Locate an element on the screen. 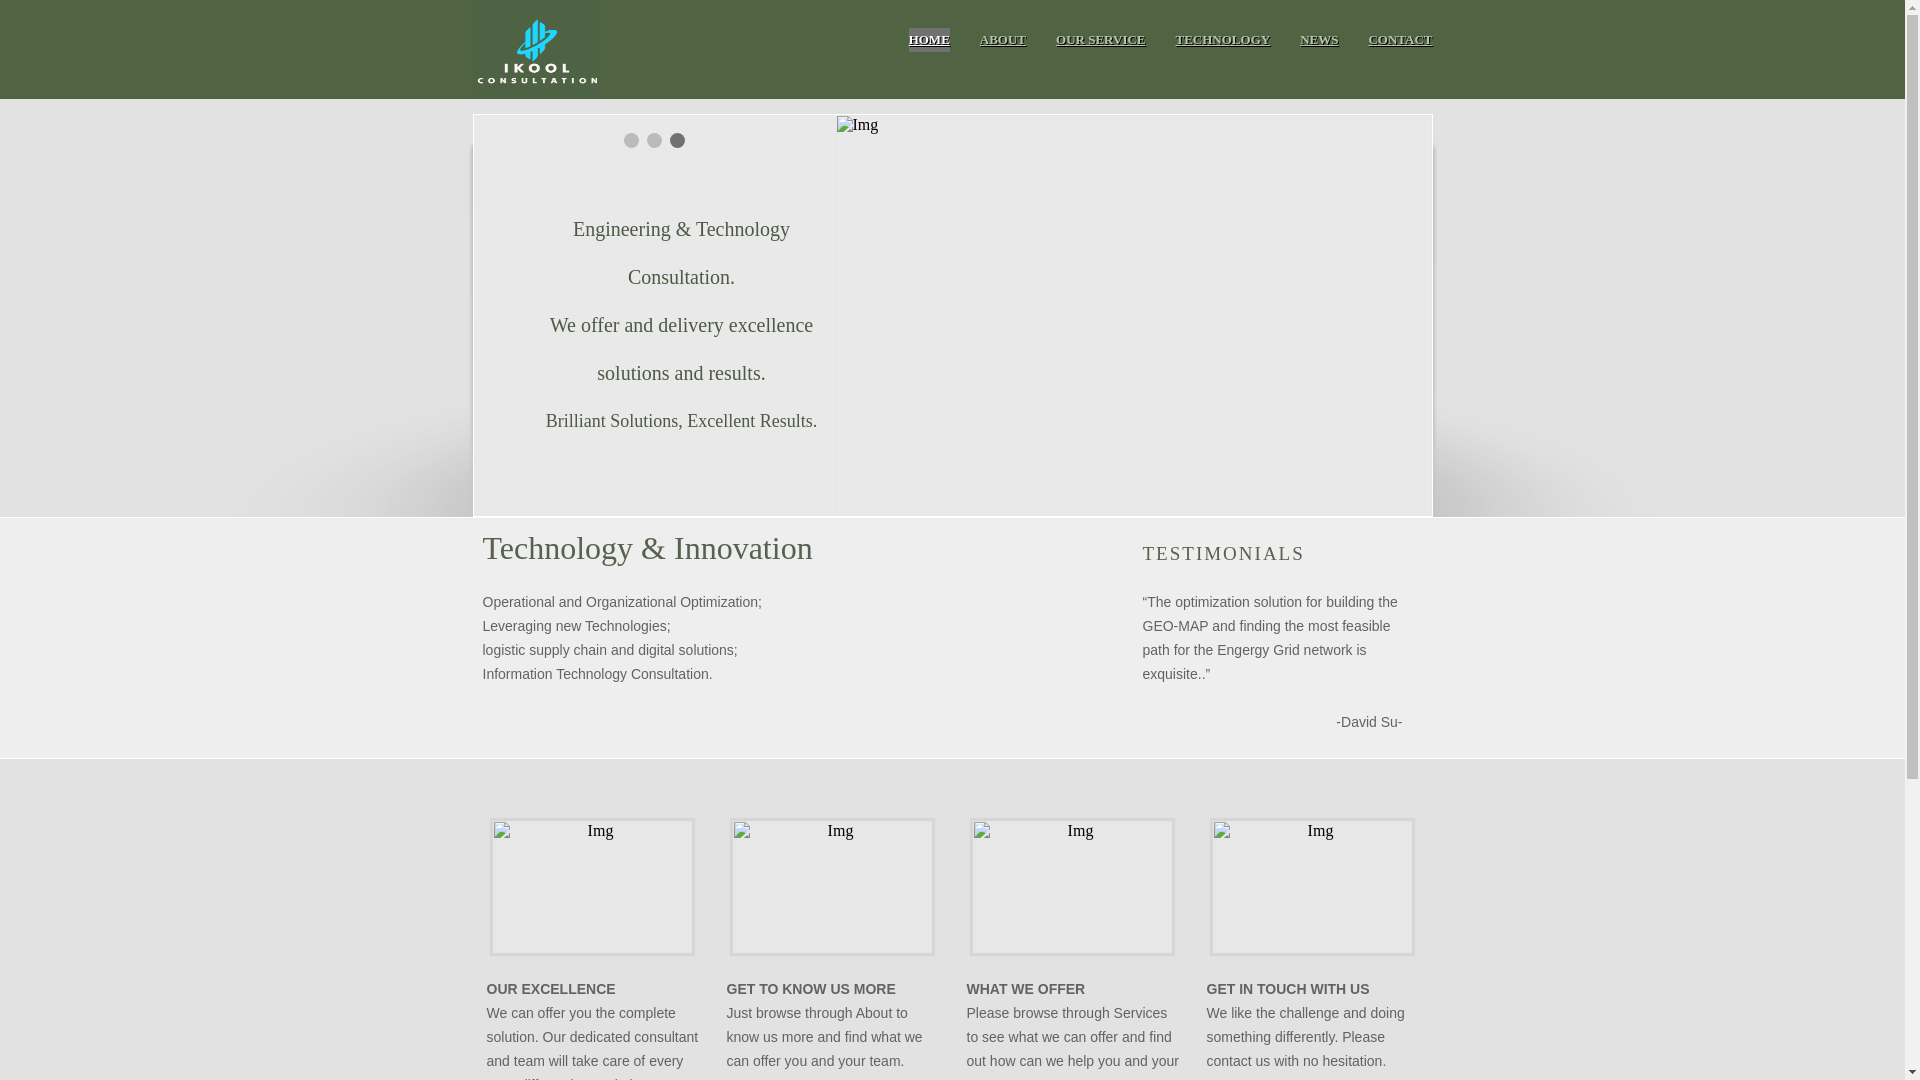  'HOME' is located at coordinates (928, 39).